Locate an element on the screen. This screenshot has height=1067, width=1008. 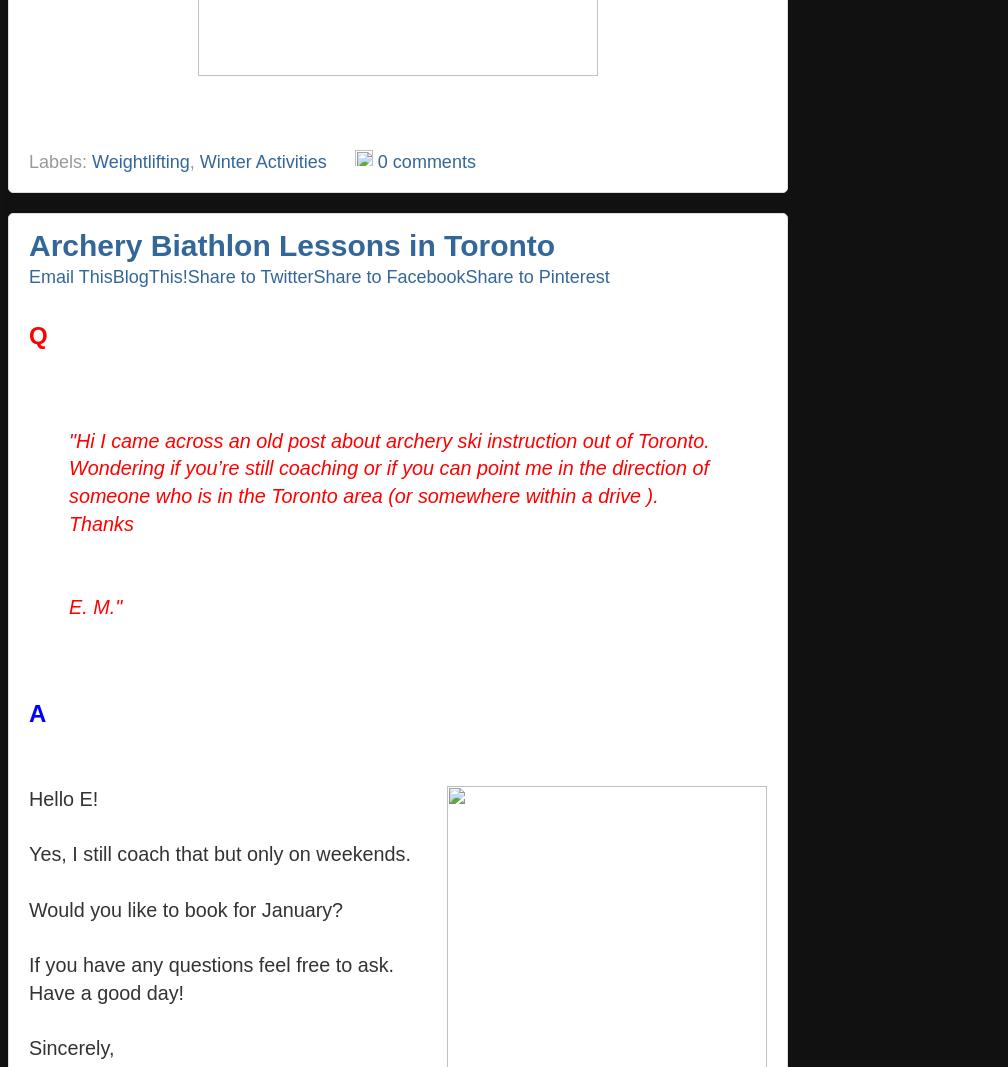
'Weightlifting' is located at coordinates (140, 160).